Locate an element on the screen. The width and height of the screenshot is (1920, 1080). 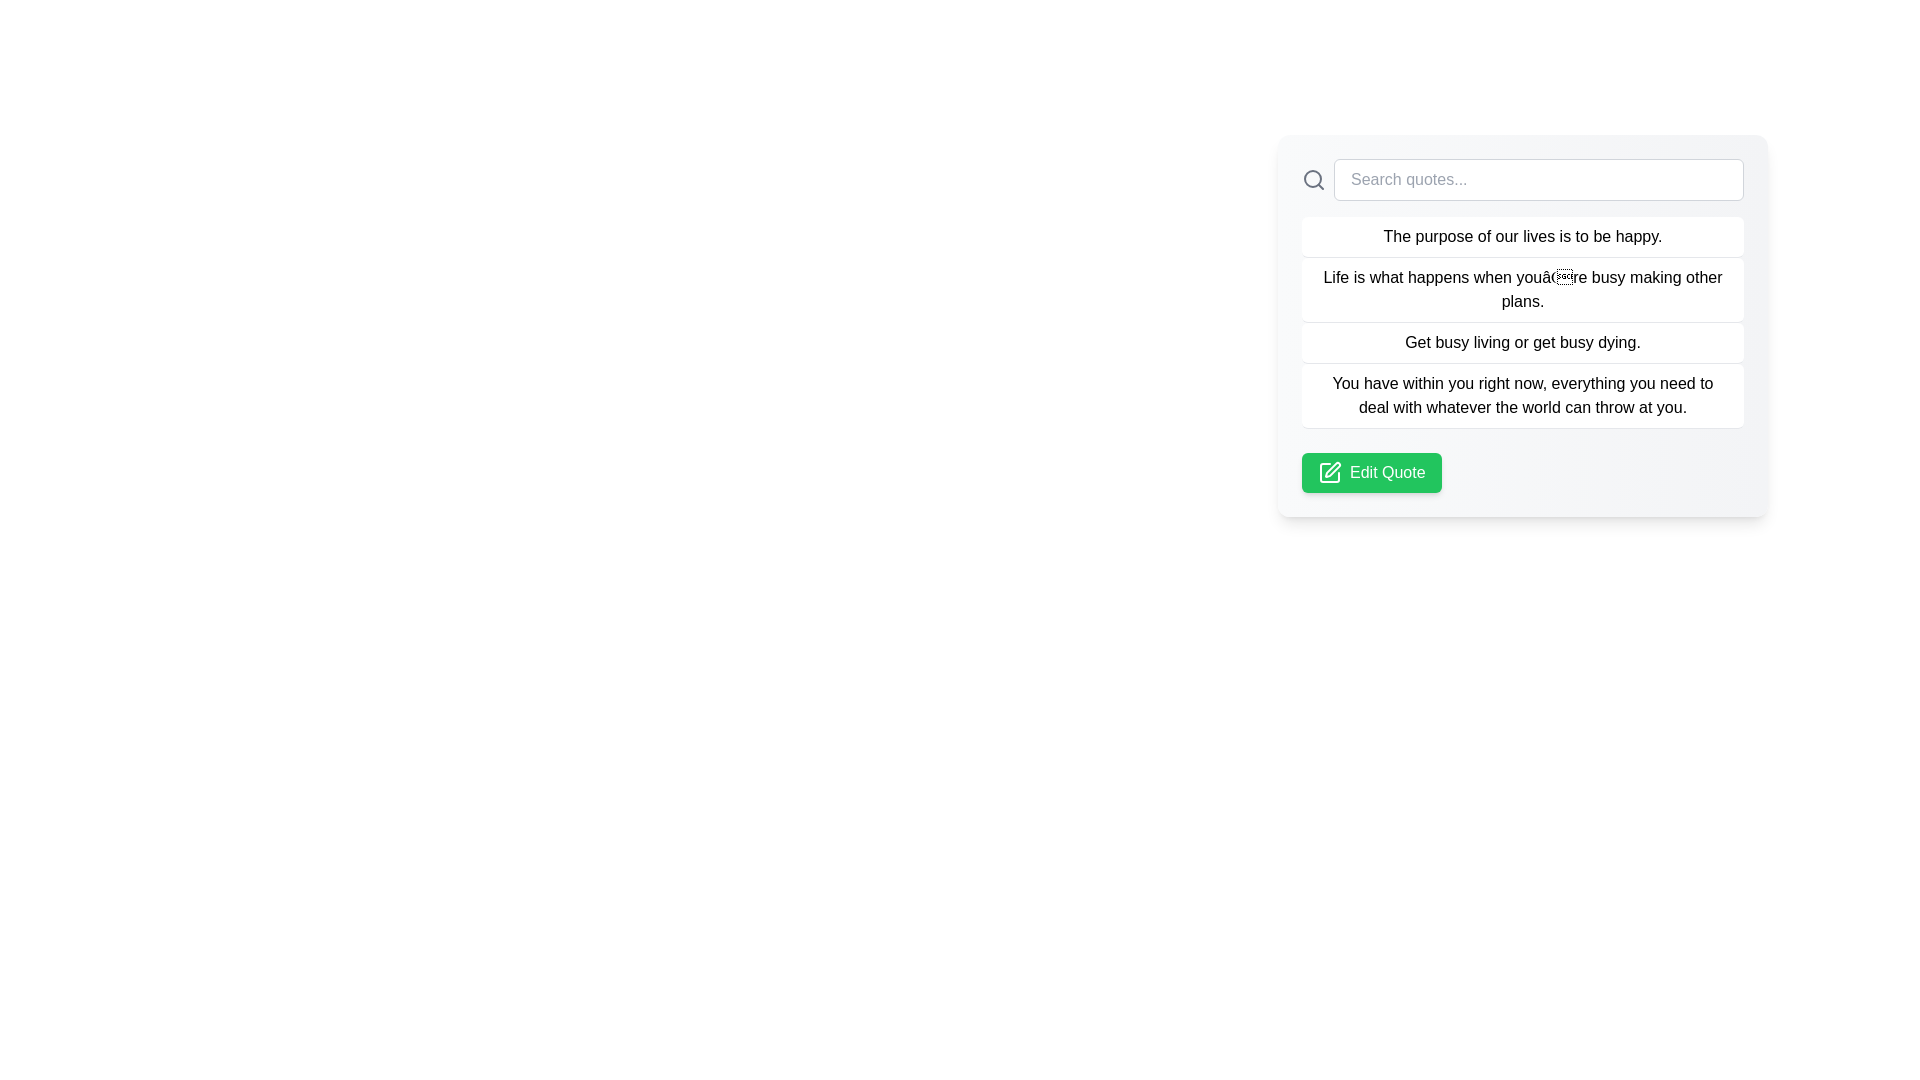
the text block containing the quote 'Get busy living or get busy dying.' located centrally above the green 'Edit Quote' button is located at coordinates (1521, 334).